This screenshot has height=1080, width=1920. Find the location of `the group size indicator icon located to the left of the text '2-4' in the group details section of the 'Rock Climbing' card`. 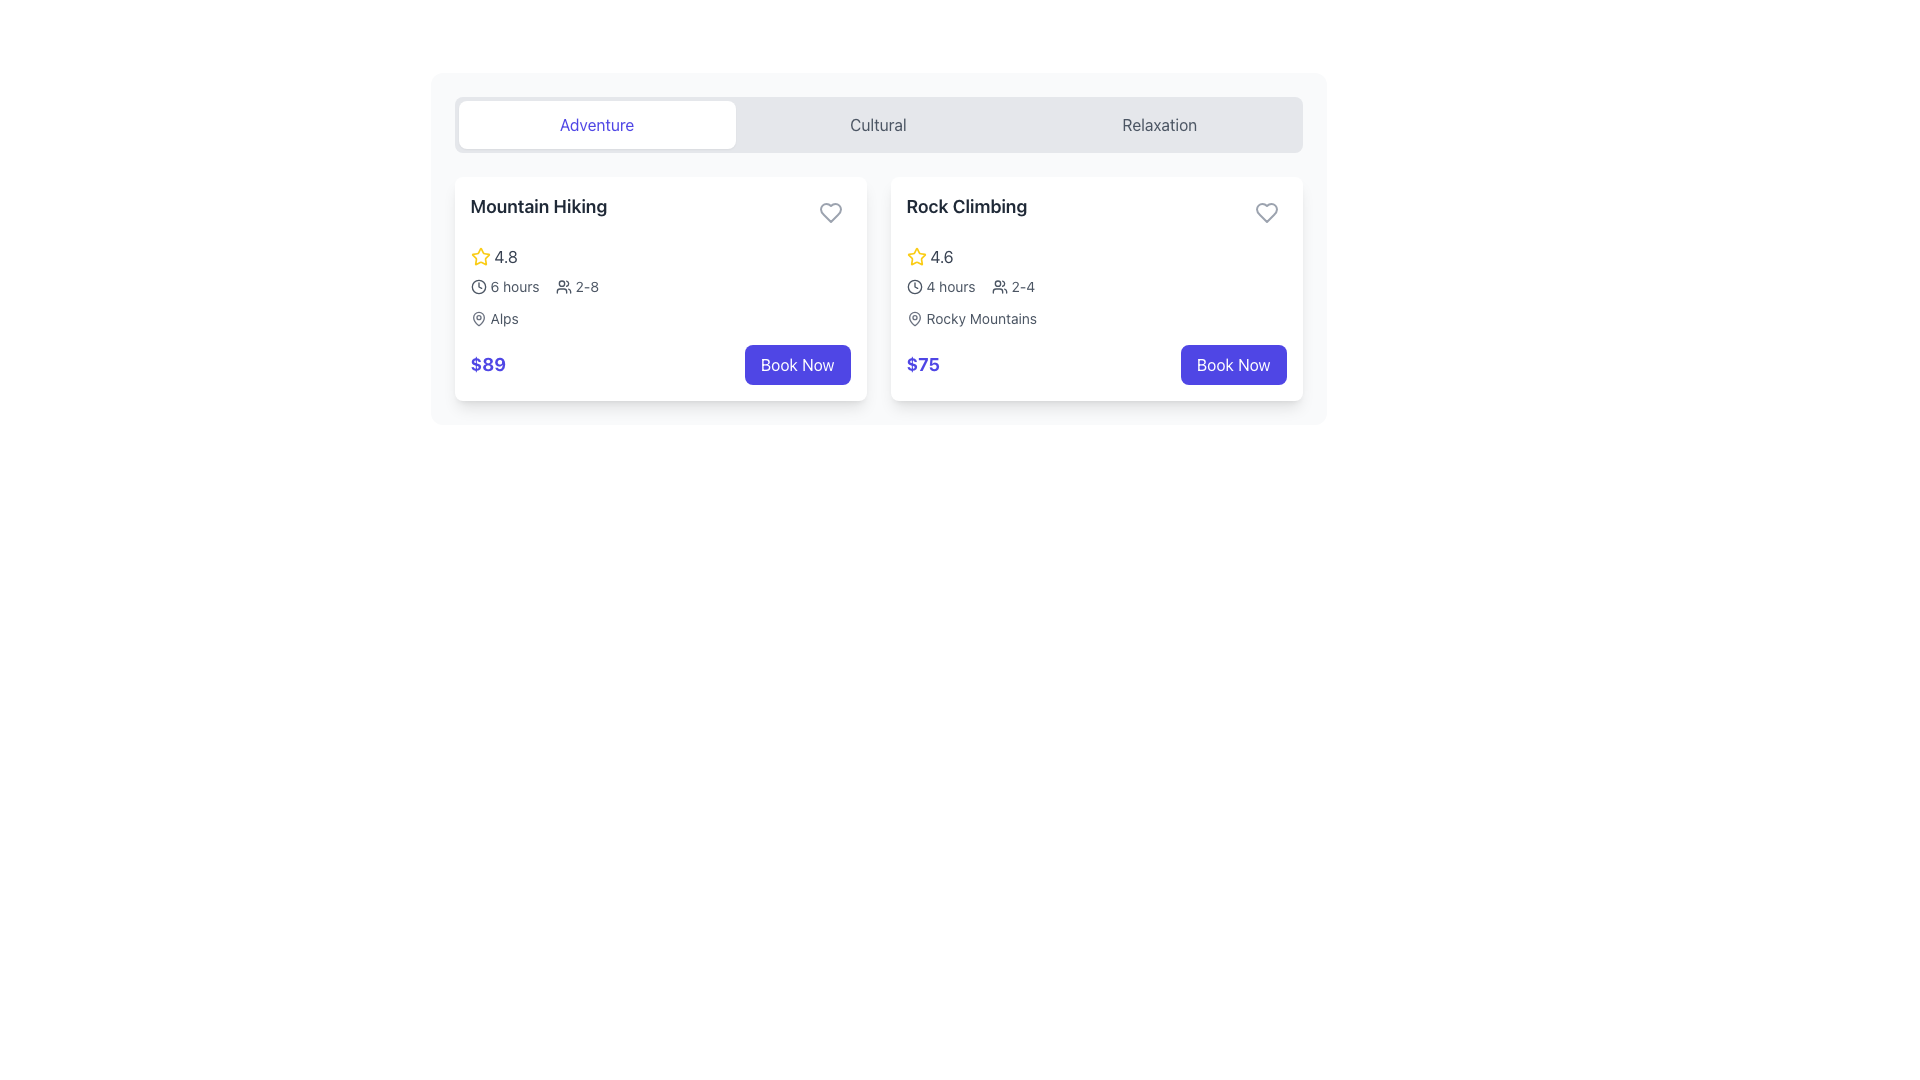

the group size indicator icon located to the left of the text '2-4' in the group details section of the 'Rock Climbing' card is located at coordinates (999, 286).